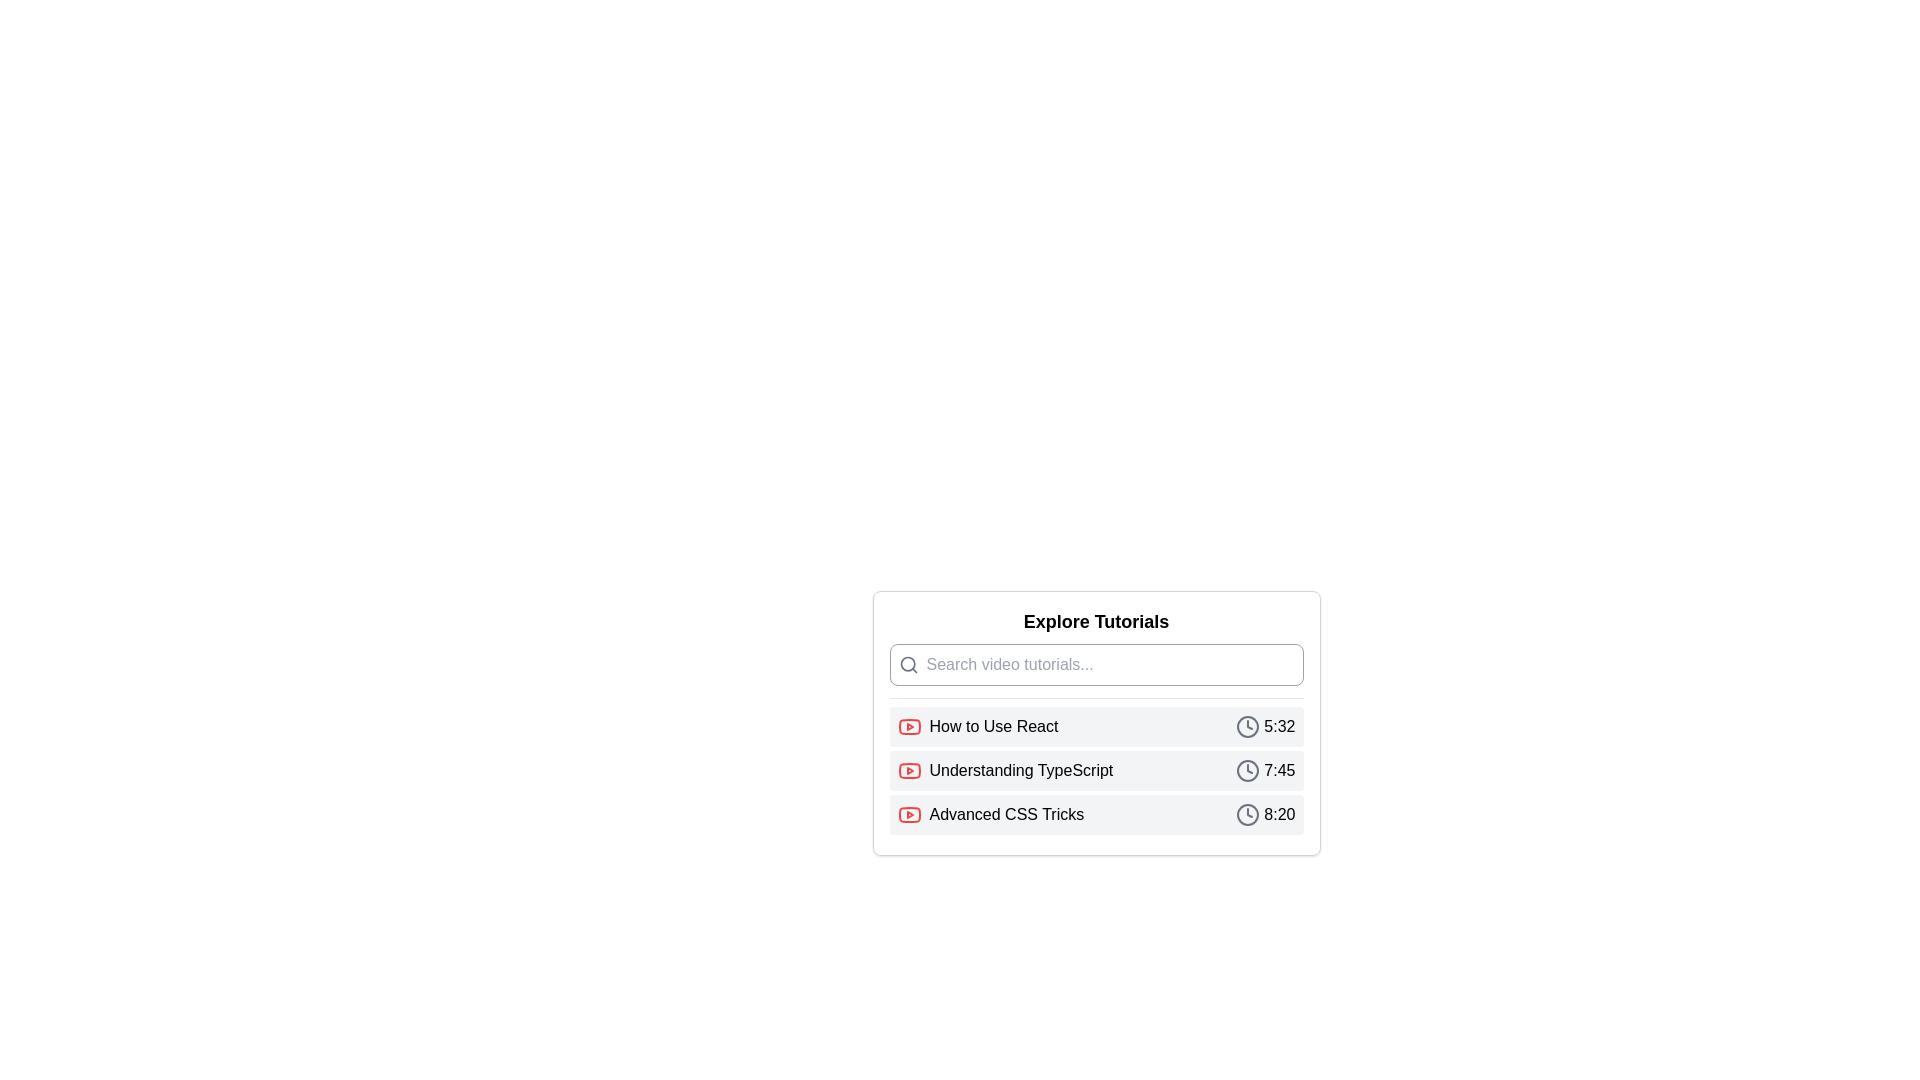 This screenshot has height=1080, width=1920. I want to click on the gray search icon, which features a minimalistic magnifying glass shape, so click(907, 664).